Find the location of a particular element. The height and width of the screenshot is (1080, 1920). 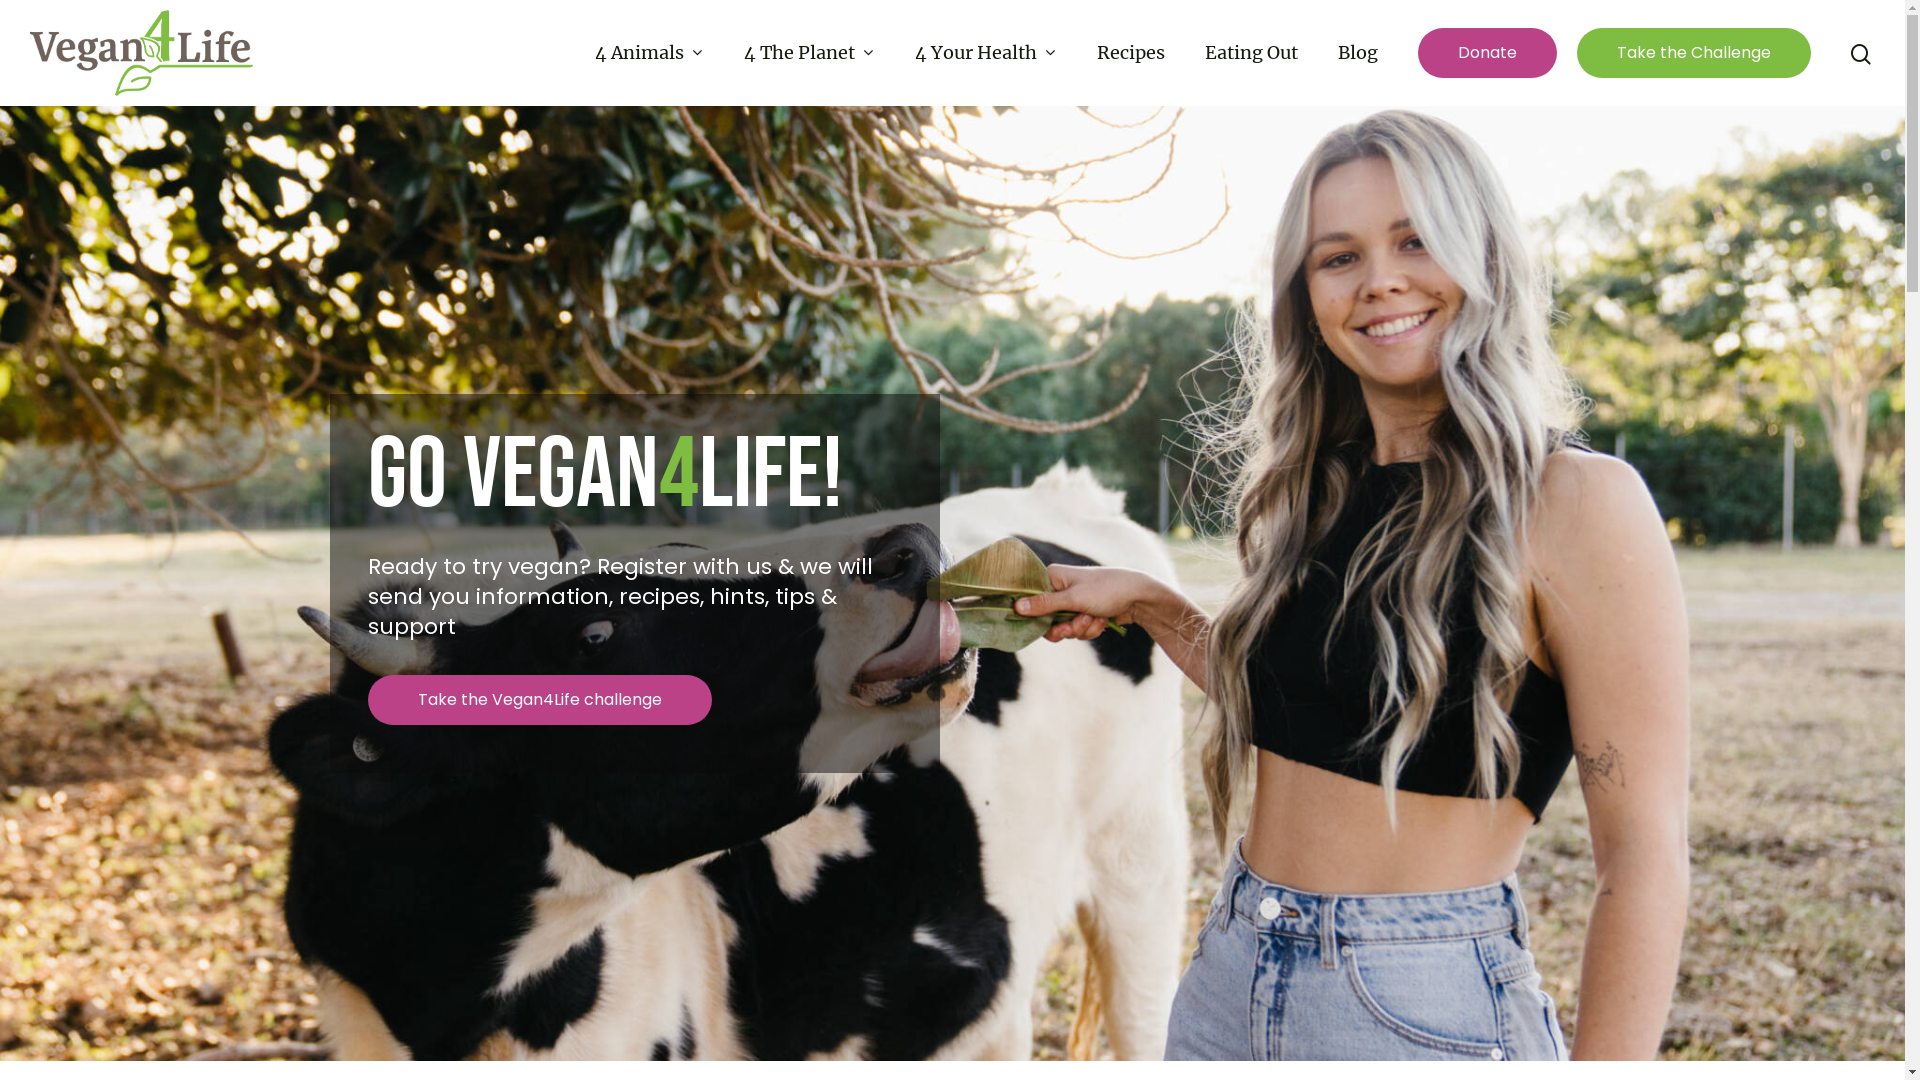

'Eating Out' is located at coordinates (1250, 52).